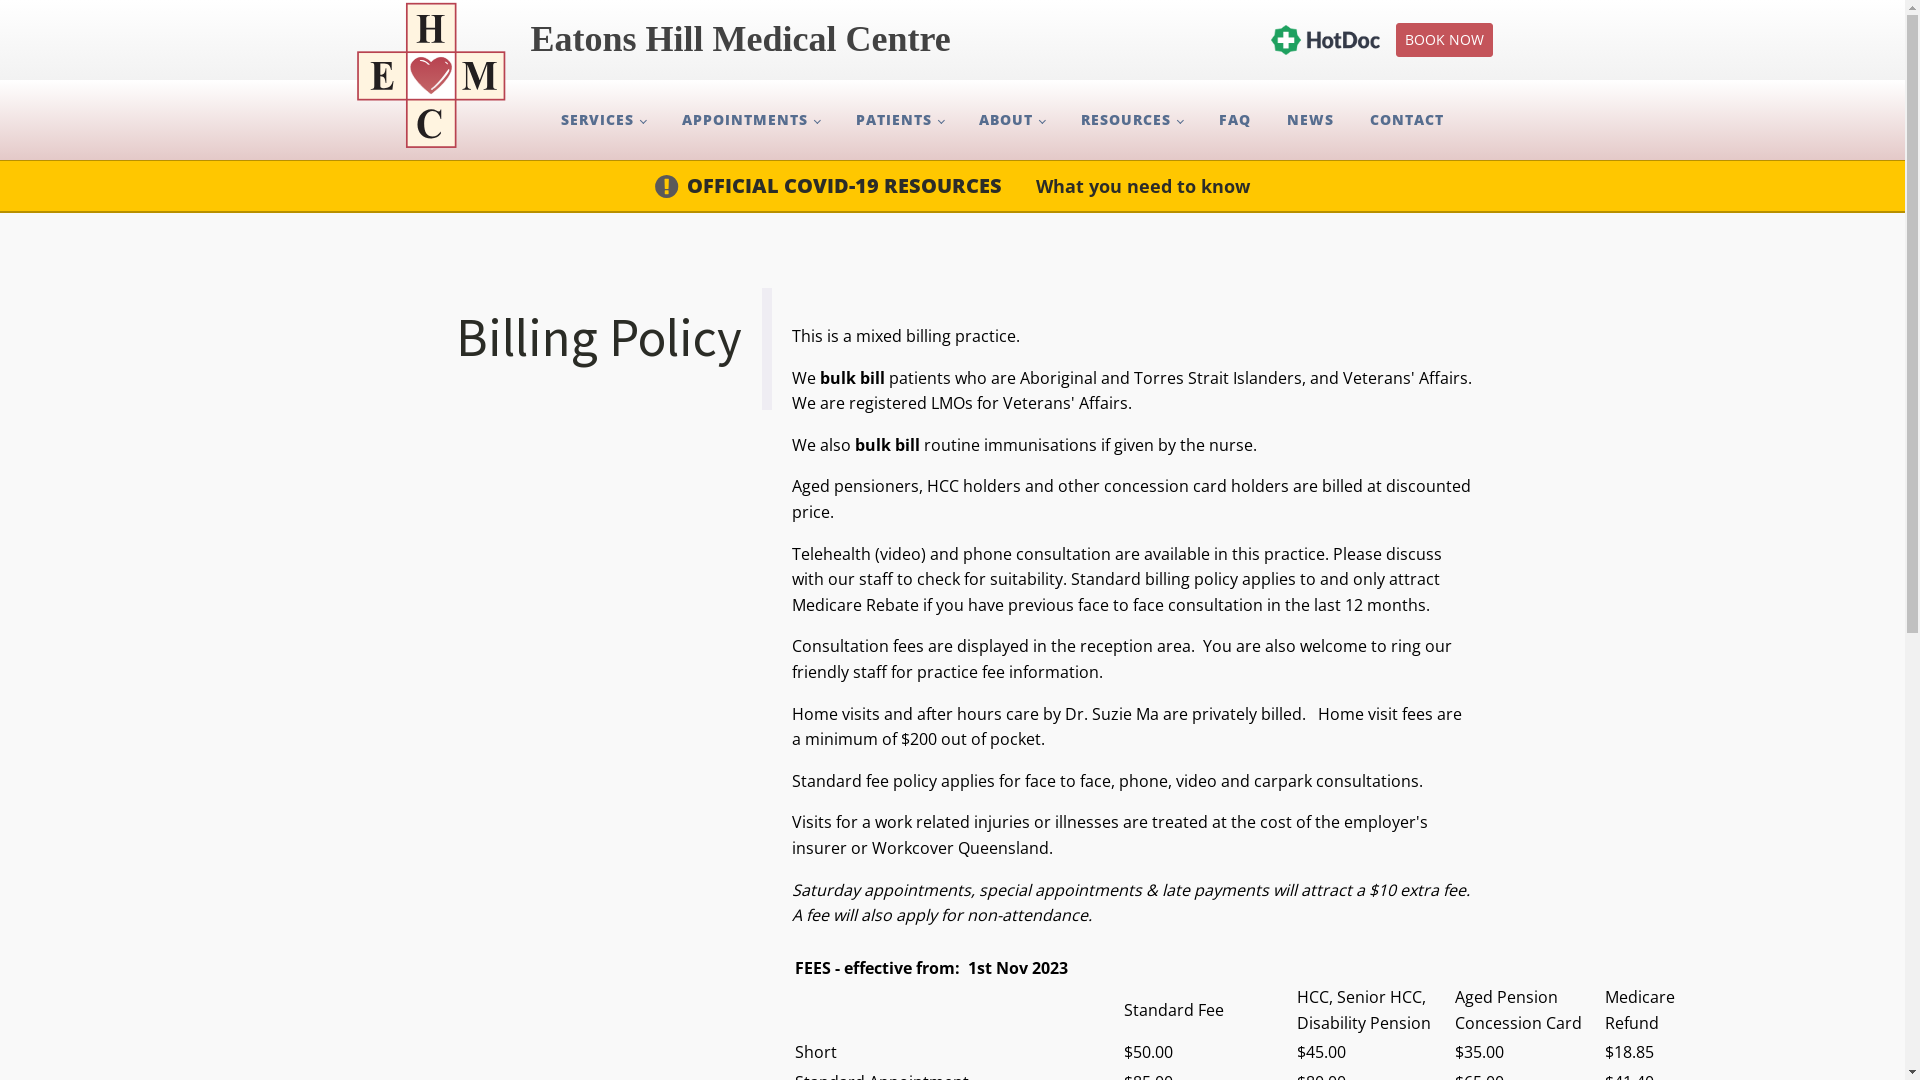  What do you see at coordinates (899, 119) in the screenshot?
I see `'PATIENTS'` at bounding box center [899, 119].